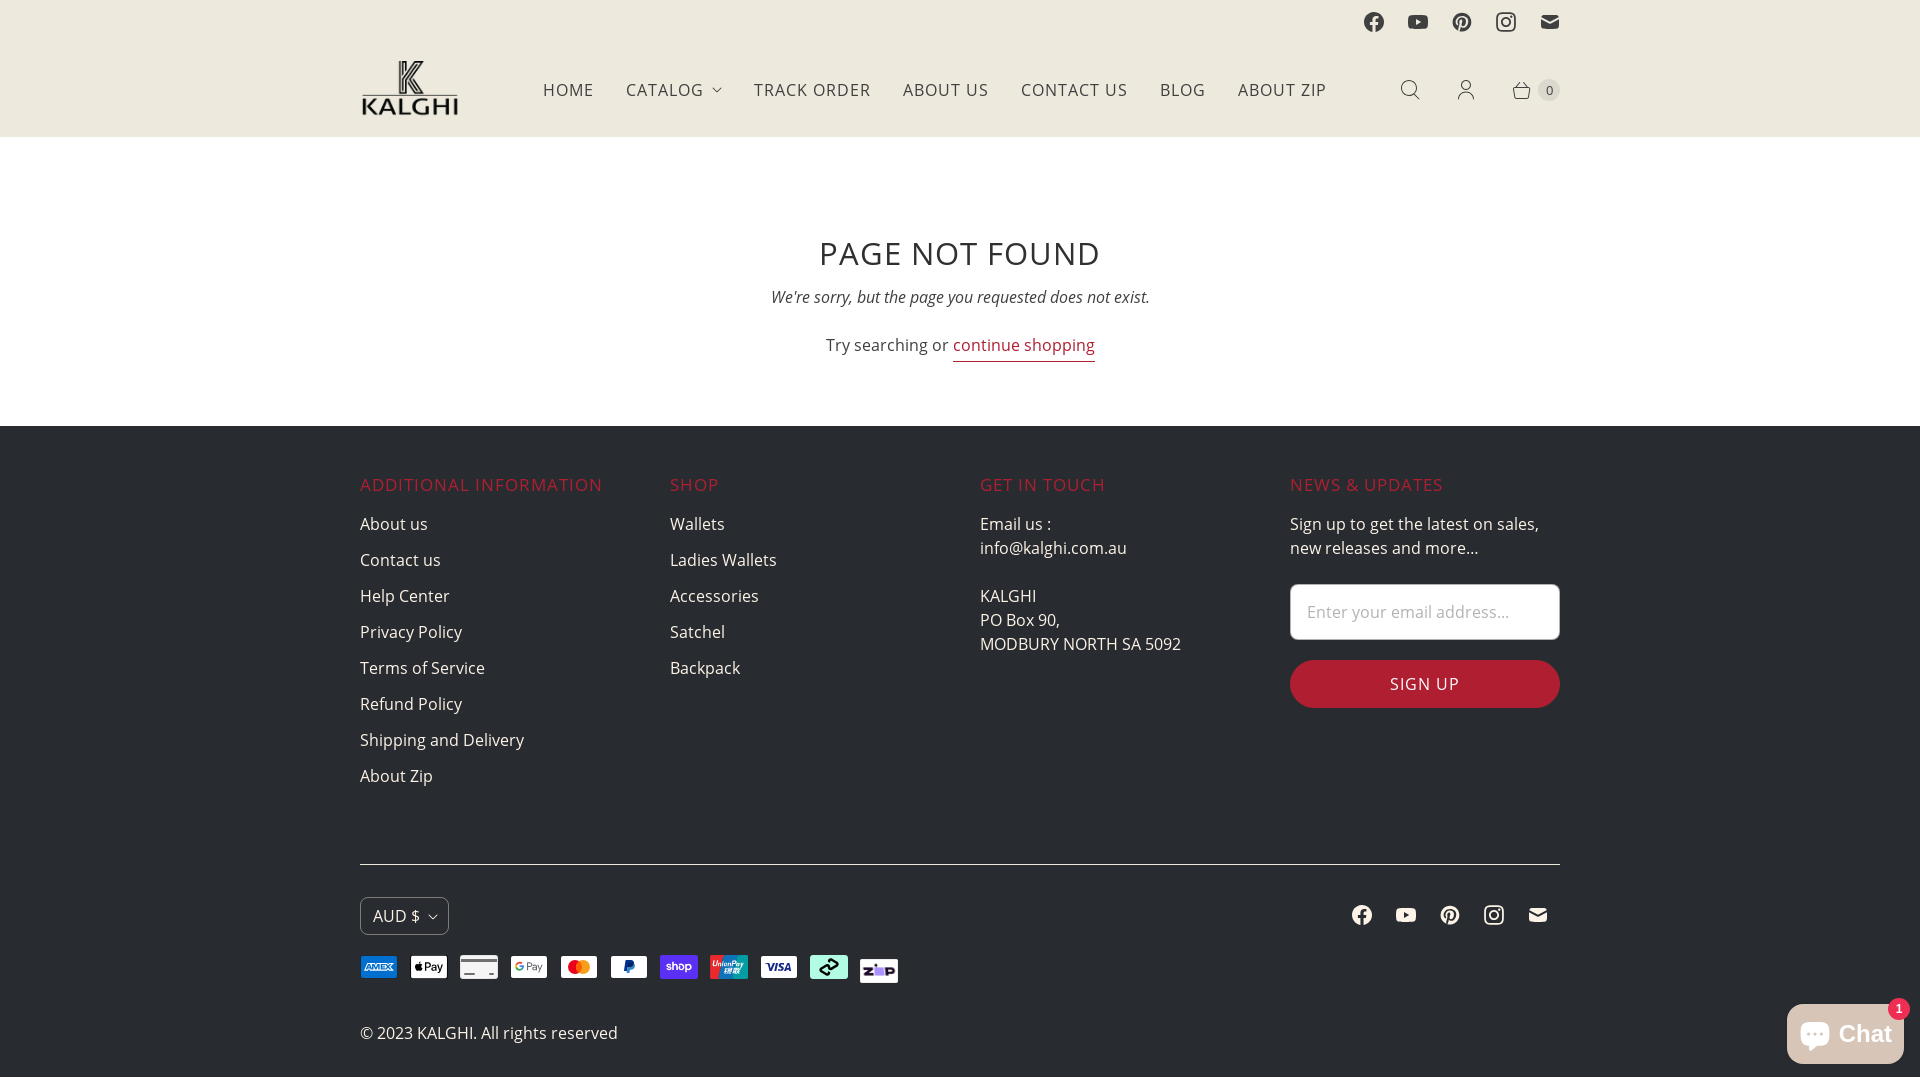  What do you see at coordinates (697, 523) in the screenshot?
I see `'Wallets'` at bounding box center [697, 523].